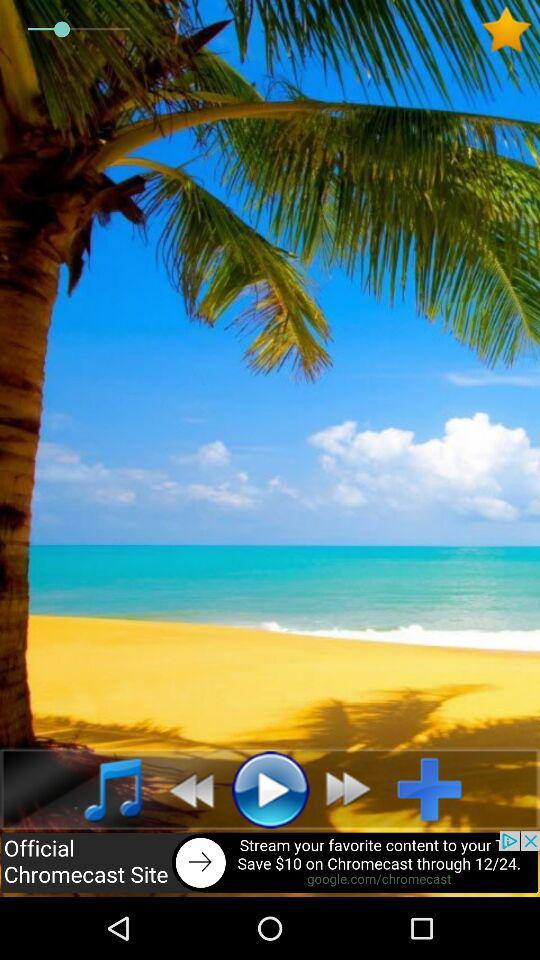 Image resolution: width=540 pixels, height=960 pixels. Describe the element at coordinates (353, 789) in the screenshot. I see `switch autoplay option` at that location.